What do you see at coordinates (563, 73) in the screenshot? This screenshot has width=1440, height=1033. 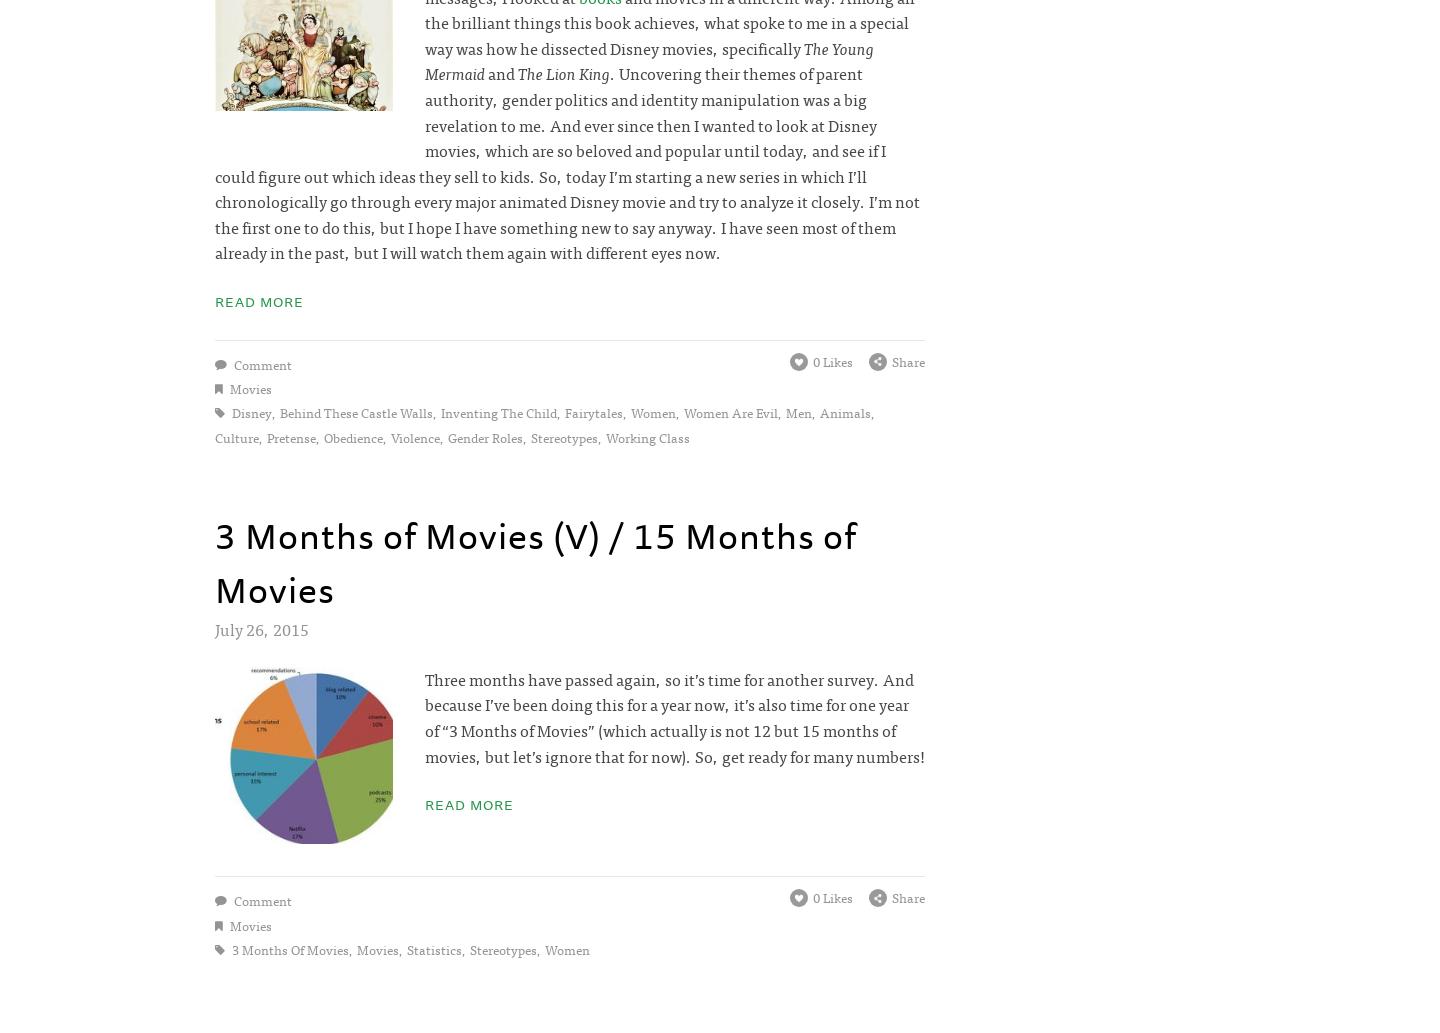 I see `'The Lion King'` at bounding box center [563, 73].